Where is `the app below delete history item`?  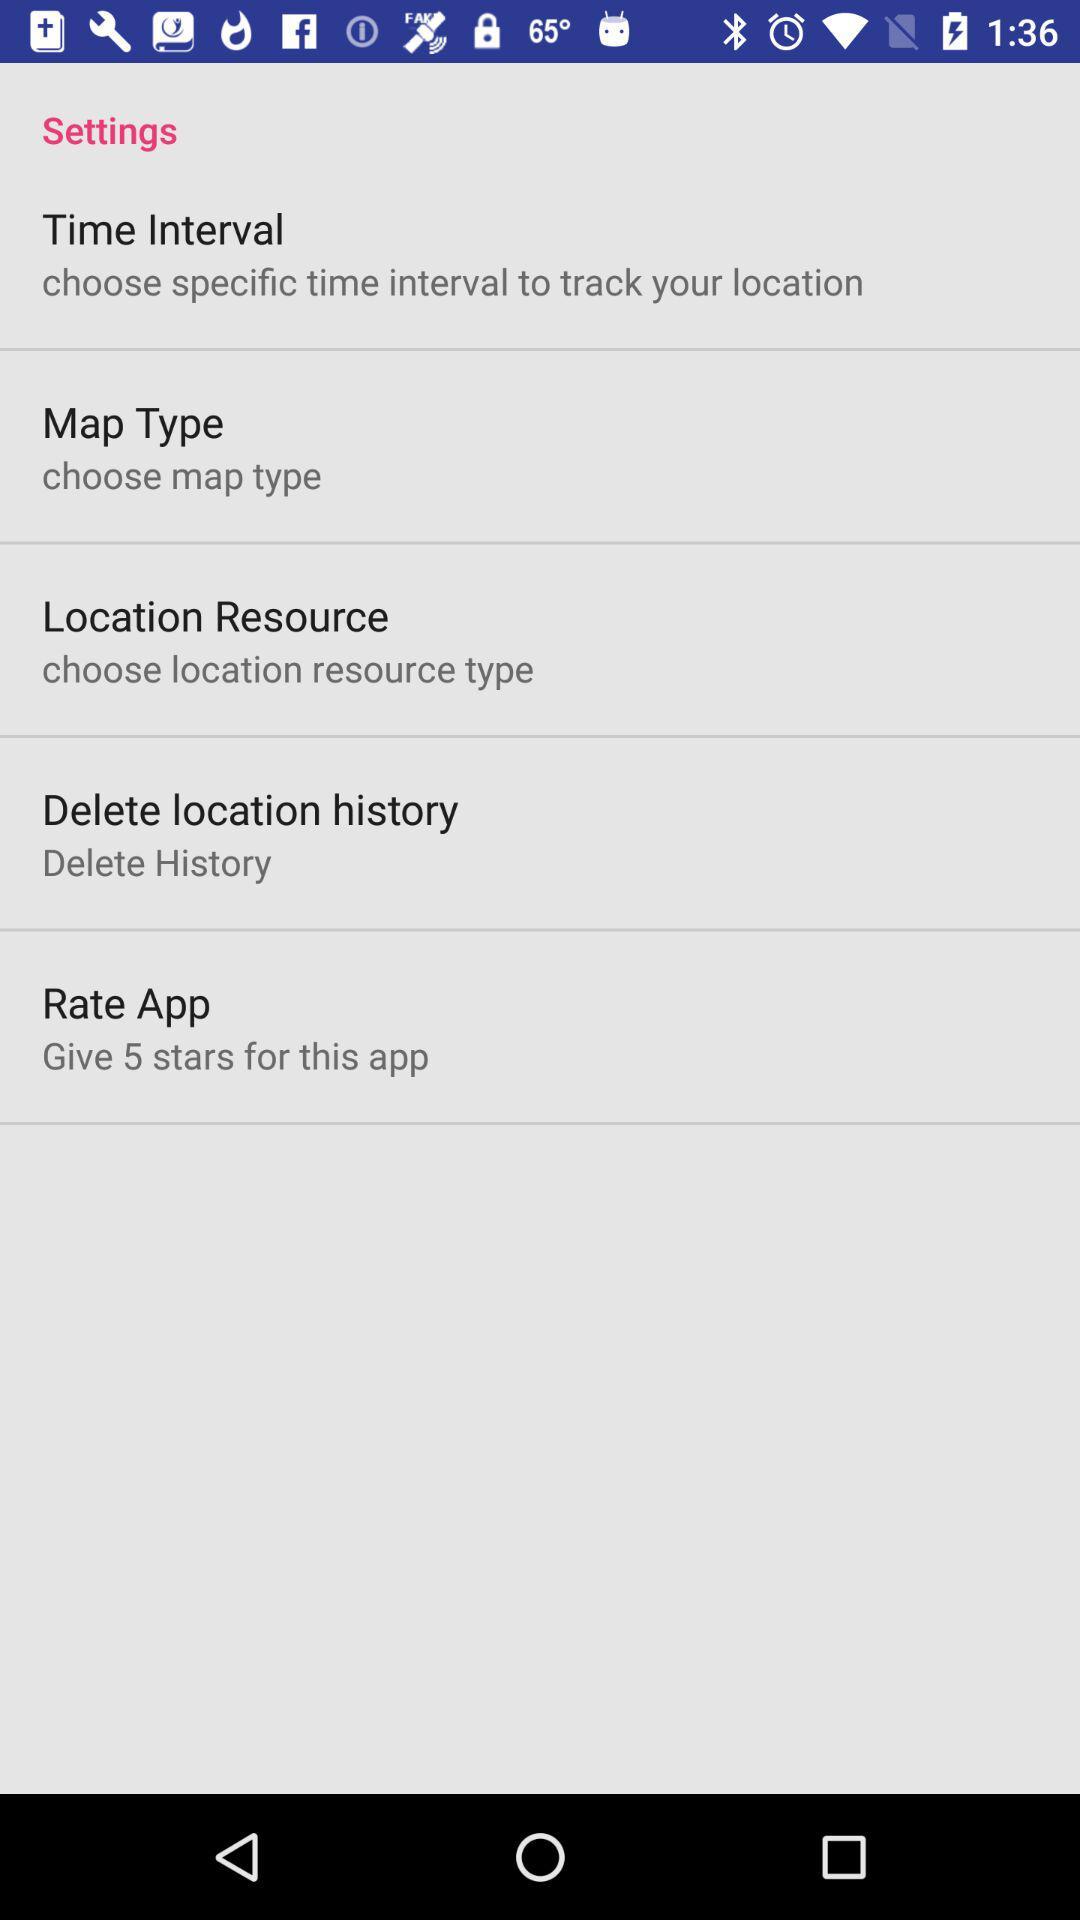 the app below delete history item is located at coordinates (126, 1002).